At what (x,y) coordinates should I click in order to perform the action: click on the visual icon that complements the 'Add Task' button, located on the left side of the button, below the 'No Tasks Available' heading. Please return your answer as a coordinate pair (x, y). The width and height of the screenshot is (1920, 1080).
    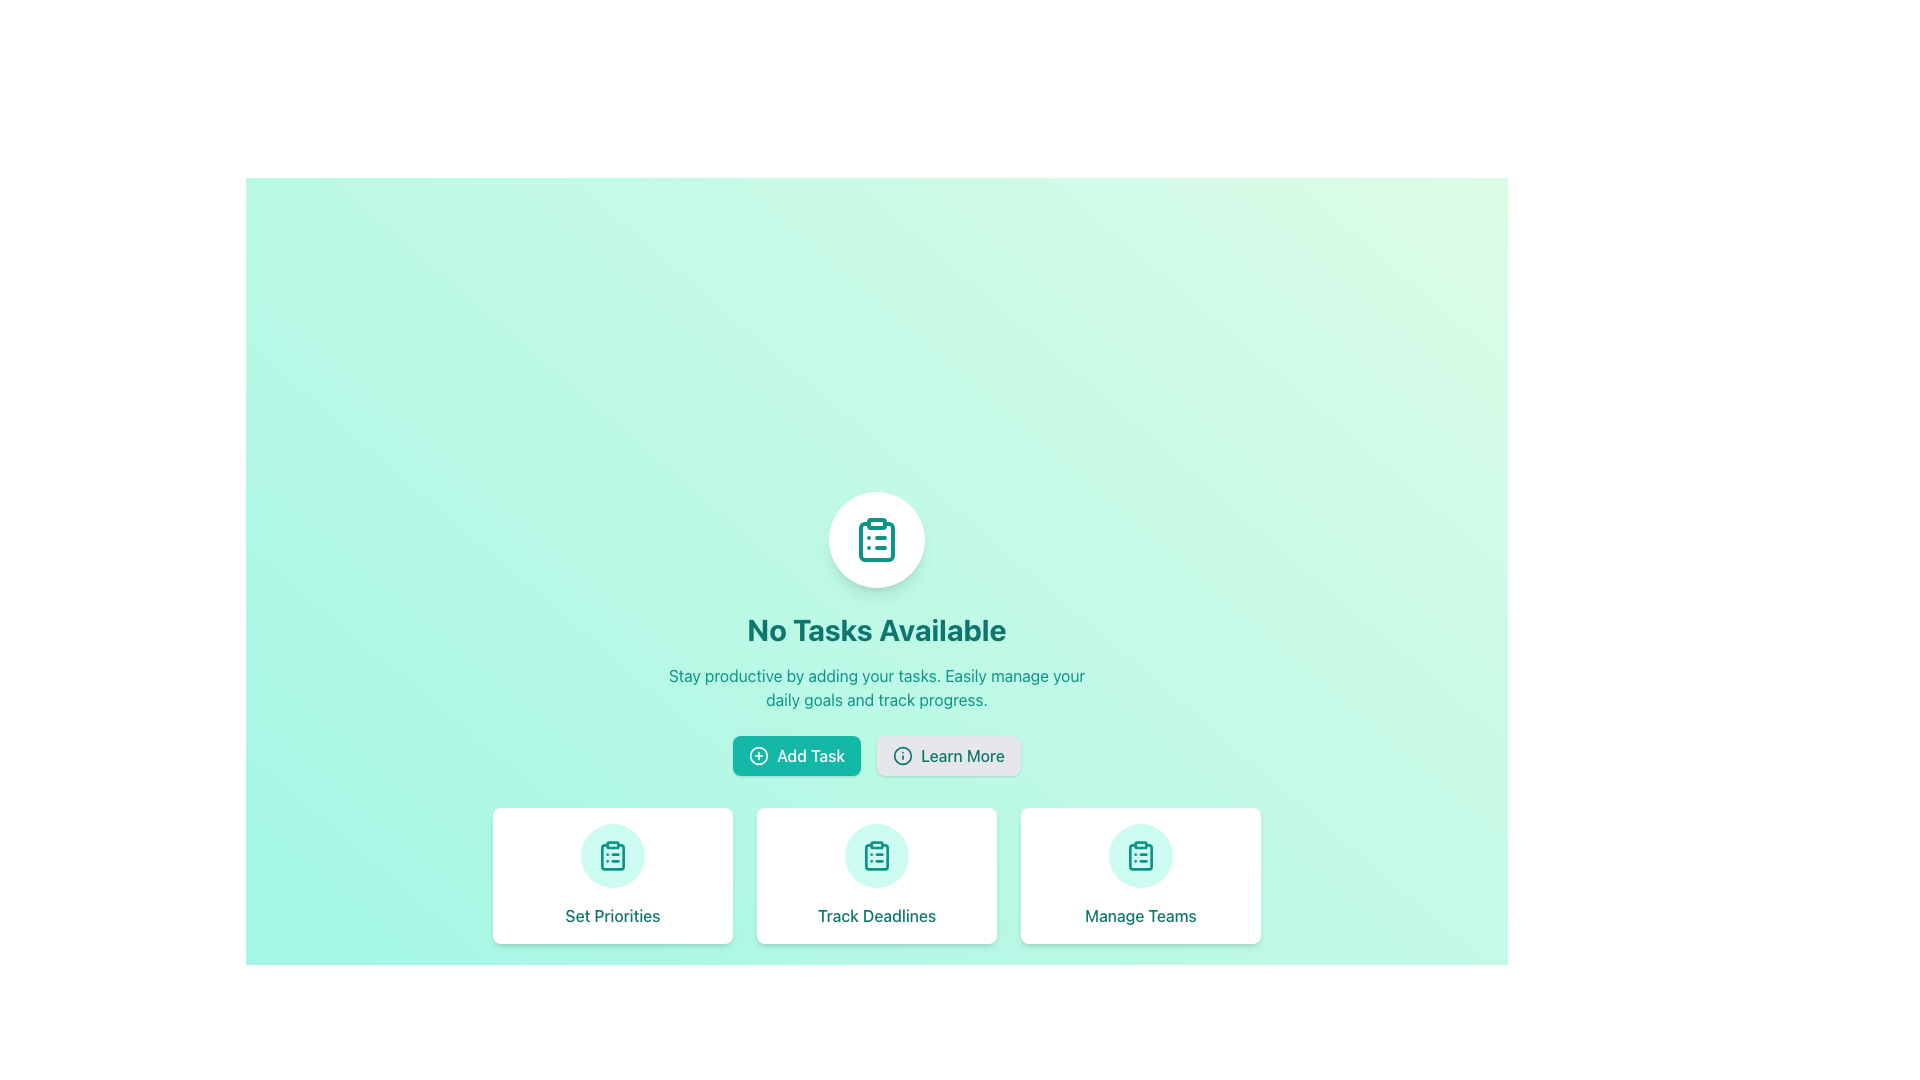
    Looking at the image, I should click on (758, 756).